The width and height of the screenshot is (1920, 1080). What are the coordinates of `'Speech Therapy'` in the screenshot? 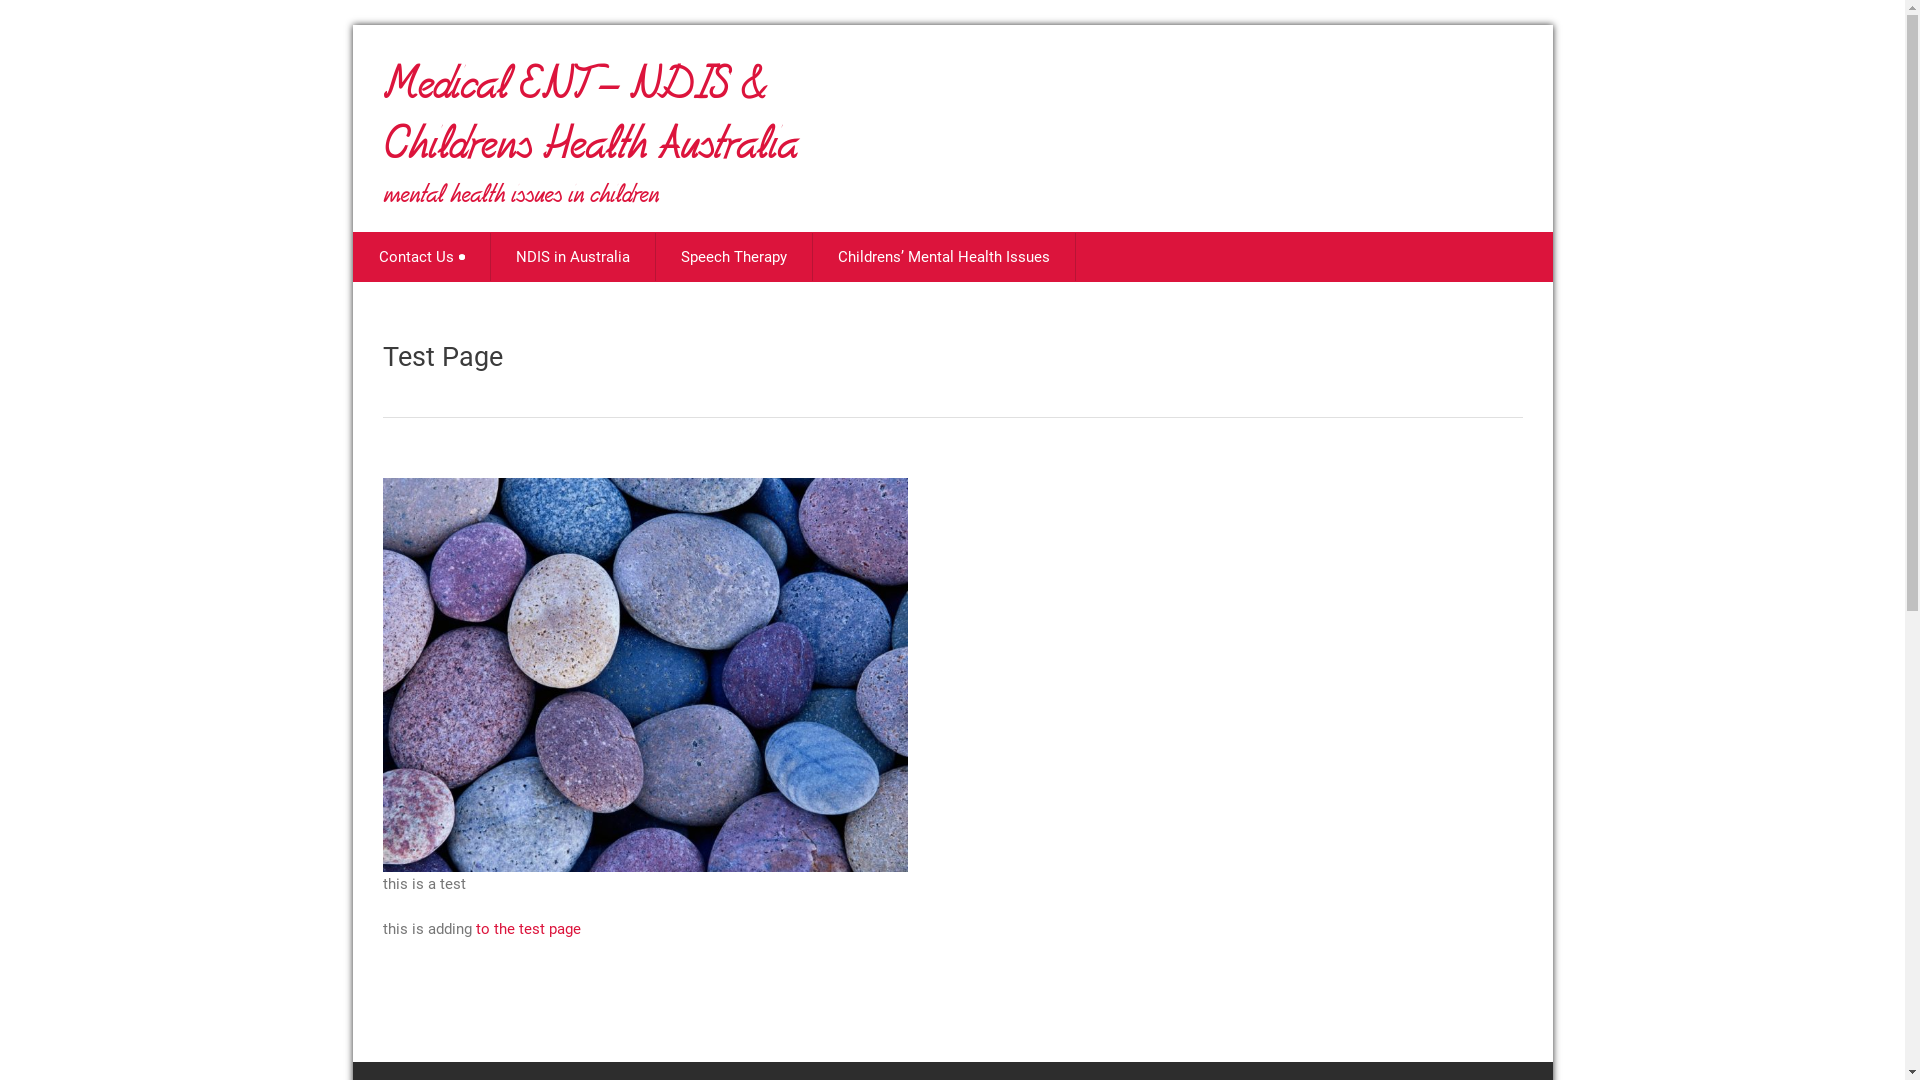 It's located at (733, 256).